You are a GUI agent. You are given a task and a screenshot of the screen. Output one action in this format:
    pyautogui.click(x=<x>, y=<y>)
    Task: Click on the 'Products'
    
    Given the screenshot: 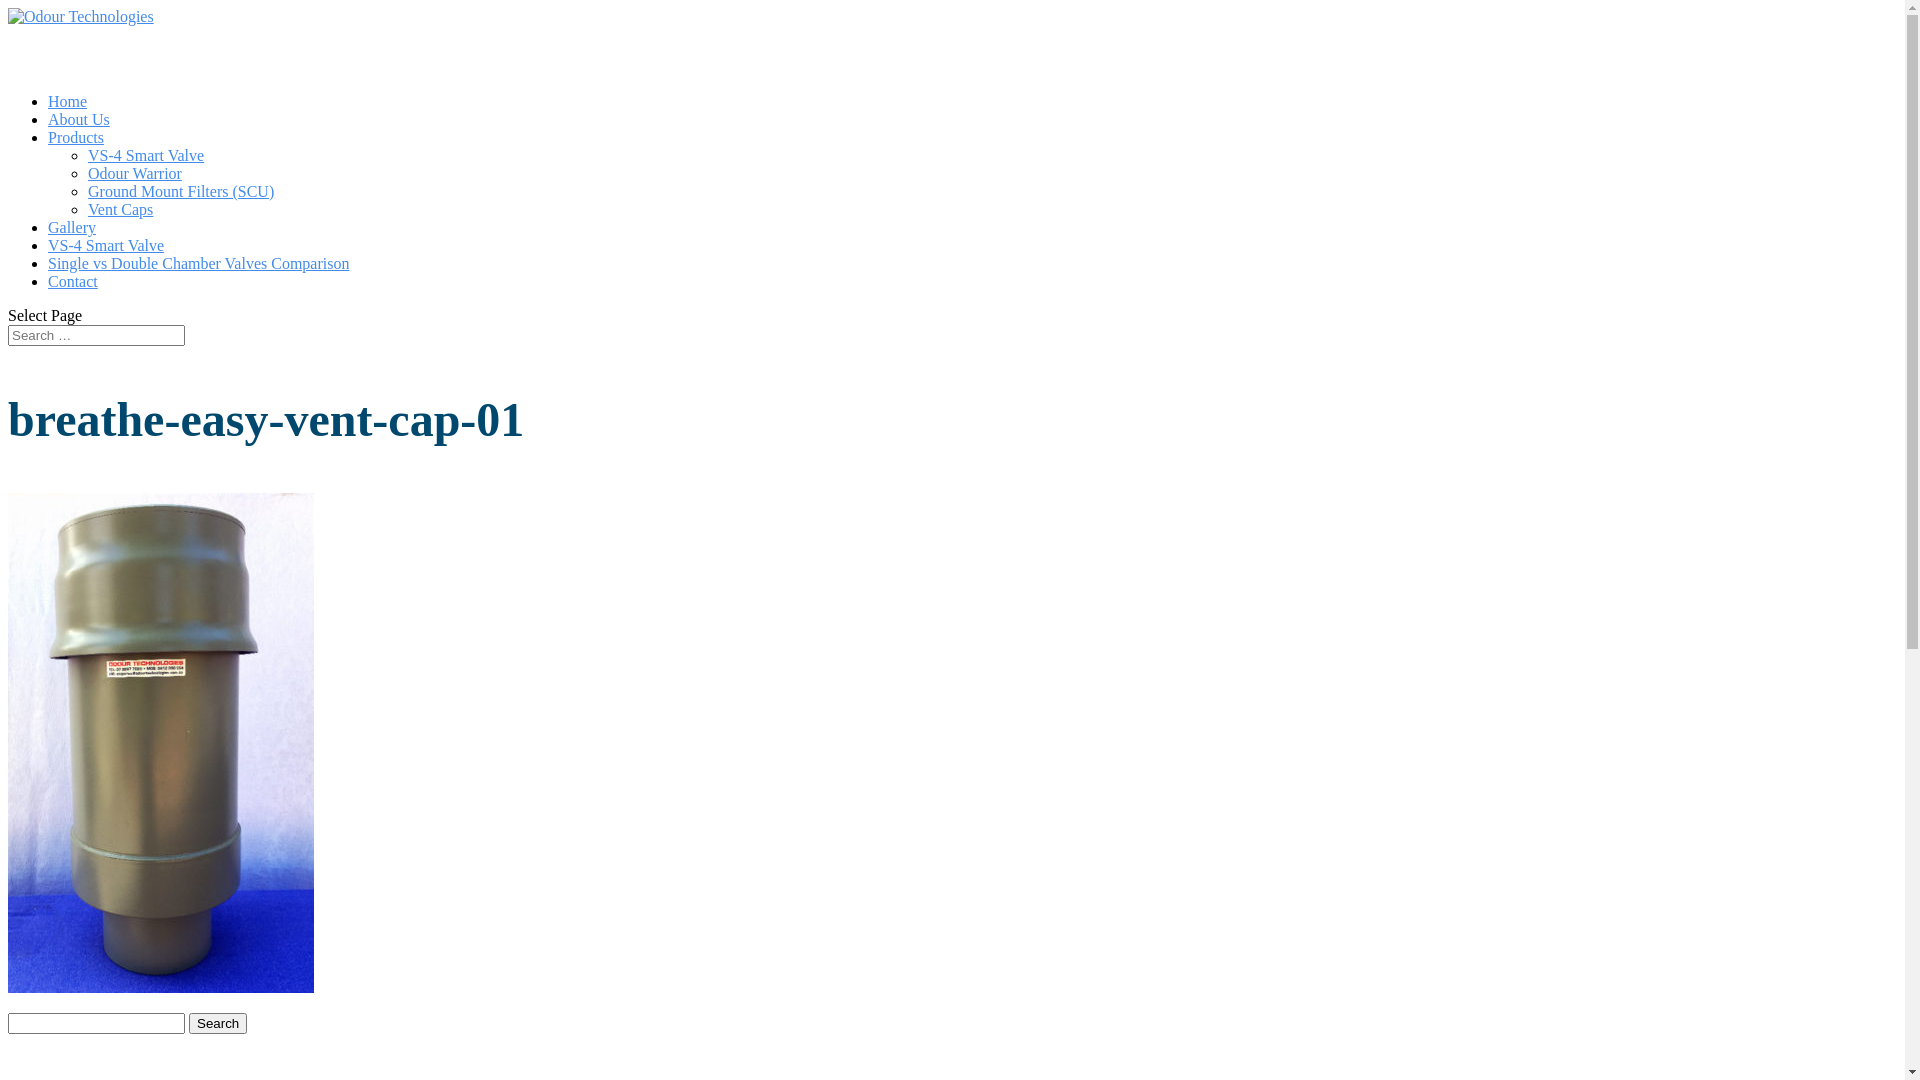 What is the action you would take?
    pyautogui.click(x=48, y=161)
    